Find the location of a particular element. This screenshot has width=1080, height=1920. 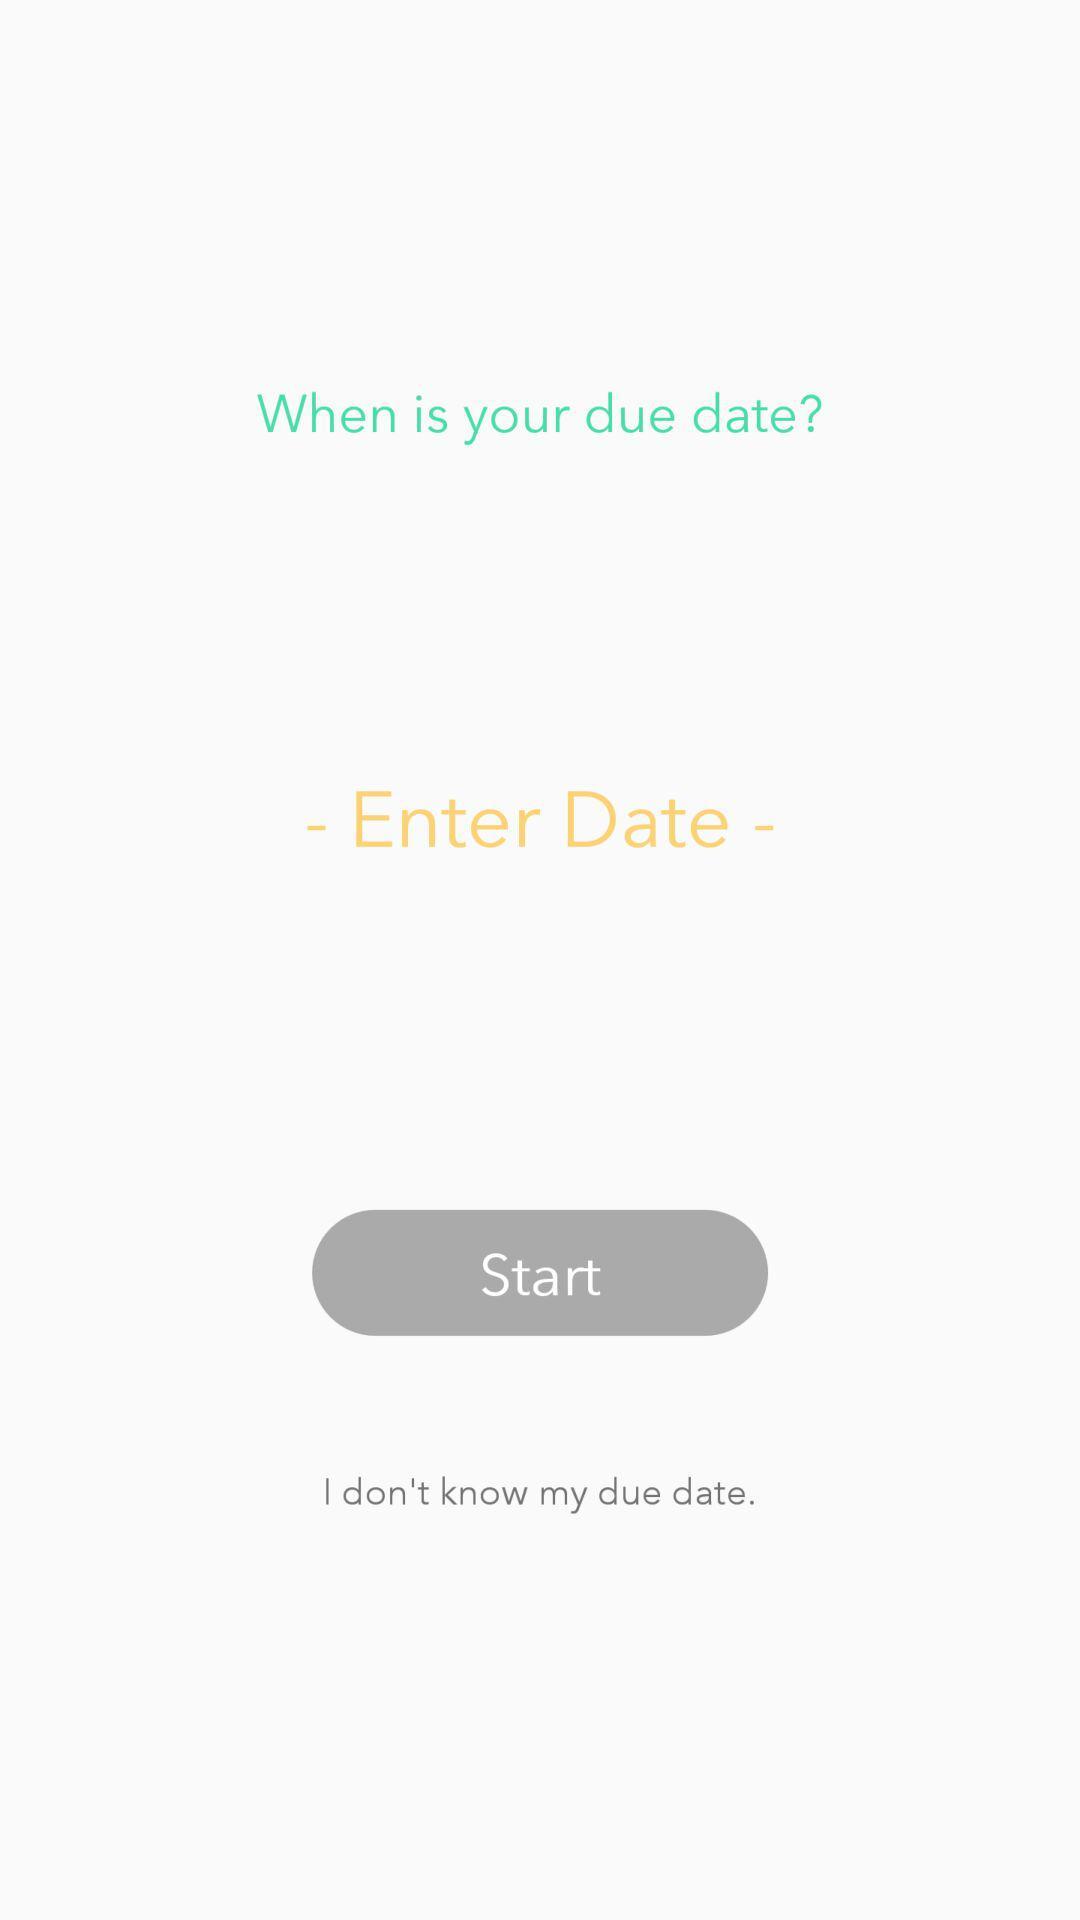

start is located at coordinates (540, 1271).